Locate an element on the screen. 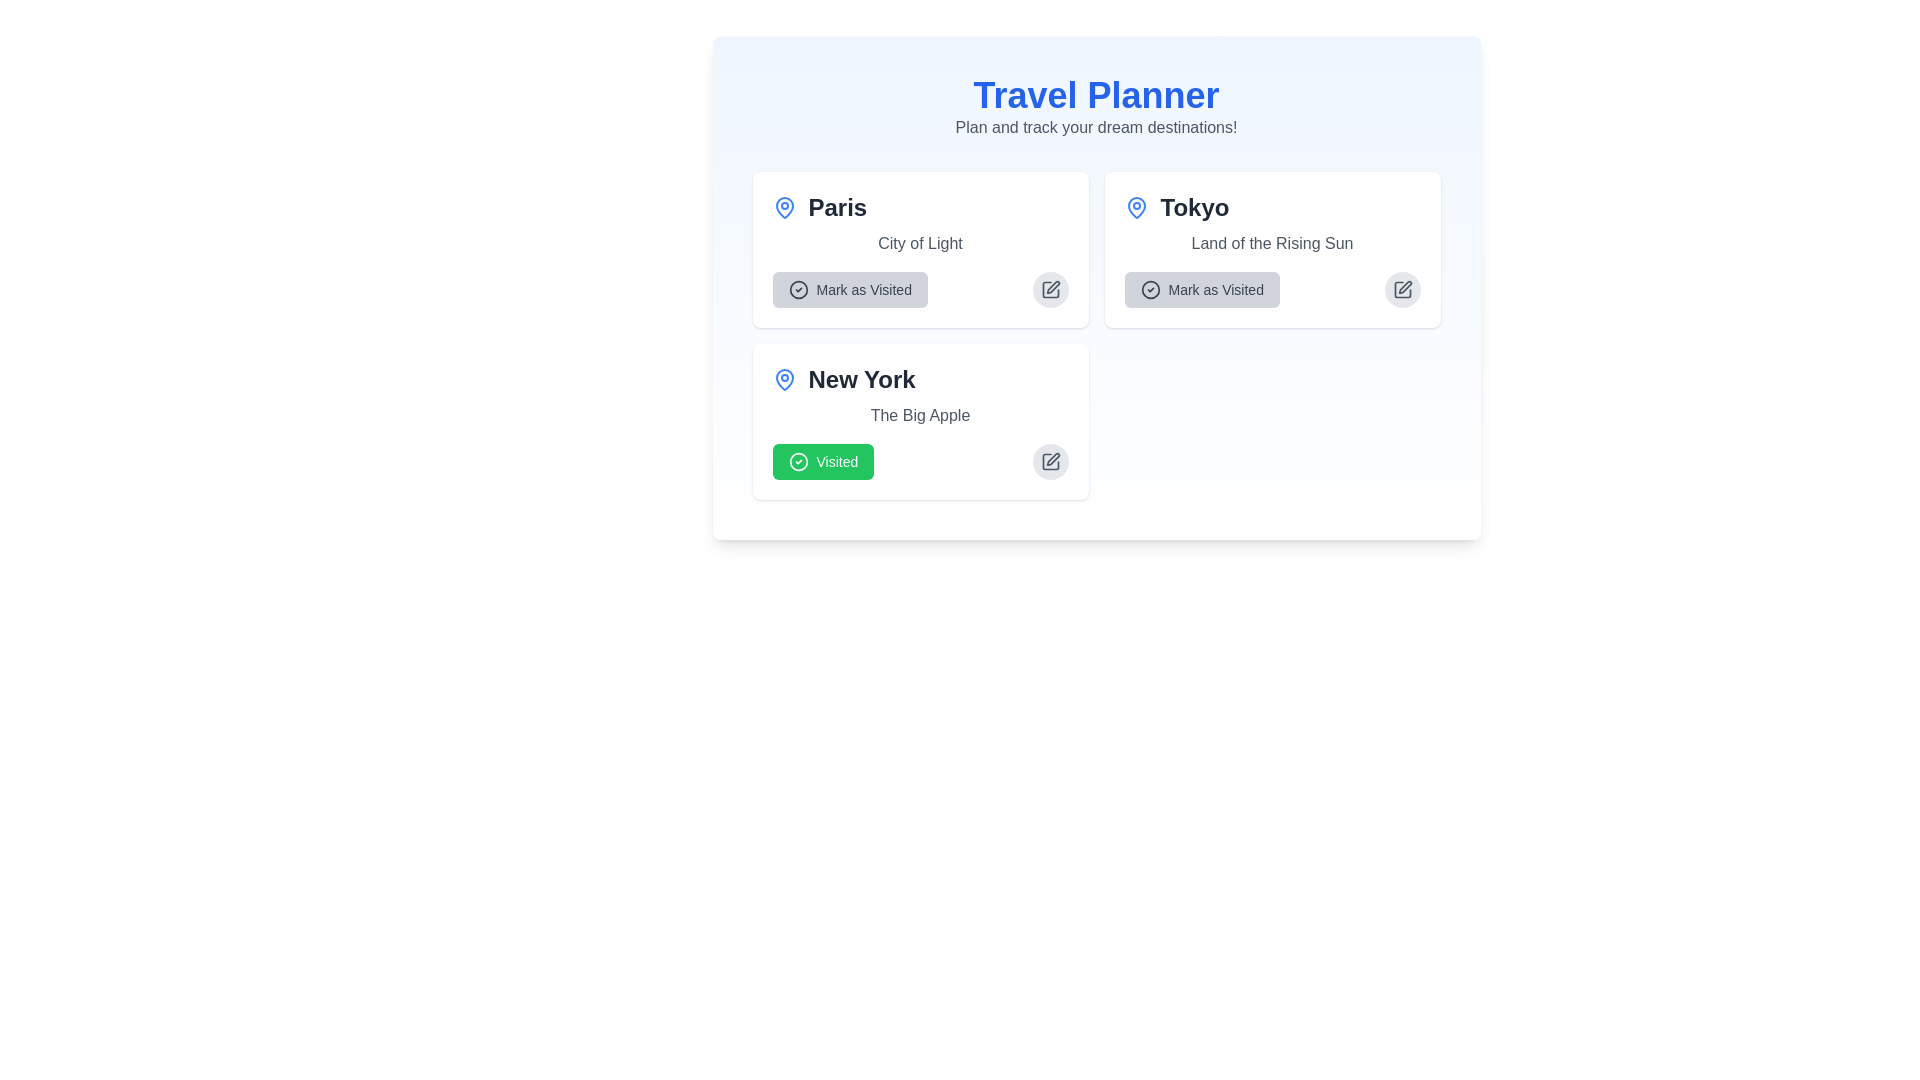 This screenshot has height=1080, width=1920. the Tokyo destination icon located in the top-right quadrant of the travel planner interface, which is part of the 'Tokyo' card above the description text and to the left of the 'Mark as Visited' button is located at coordinates (1136, 208).